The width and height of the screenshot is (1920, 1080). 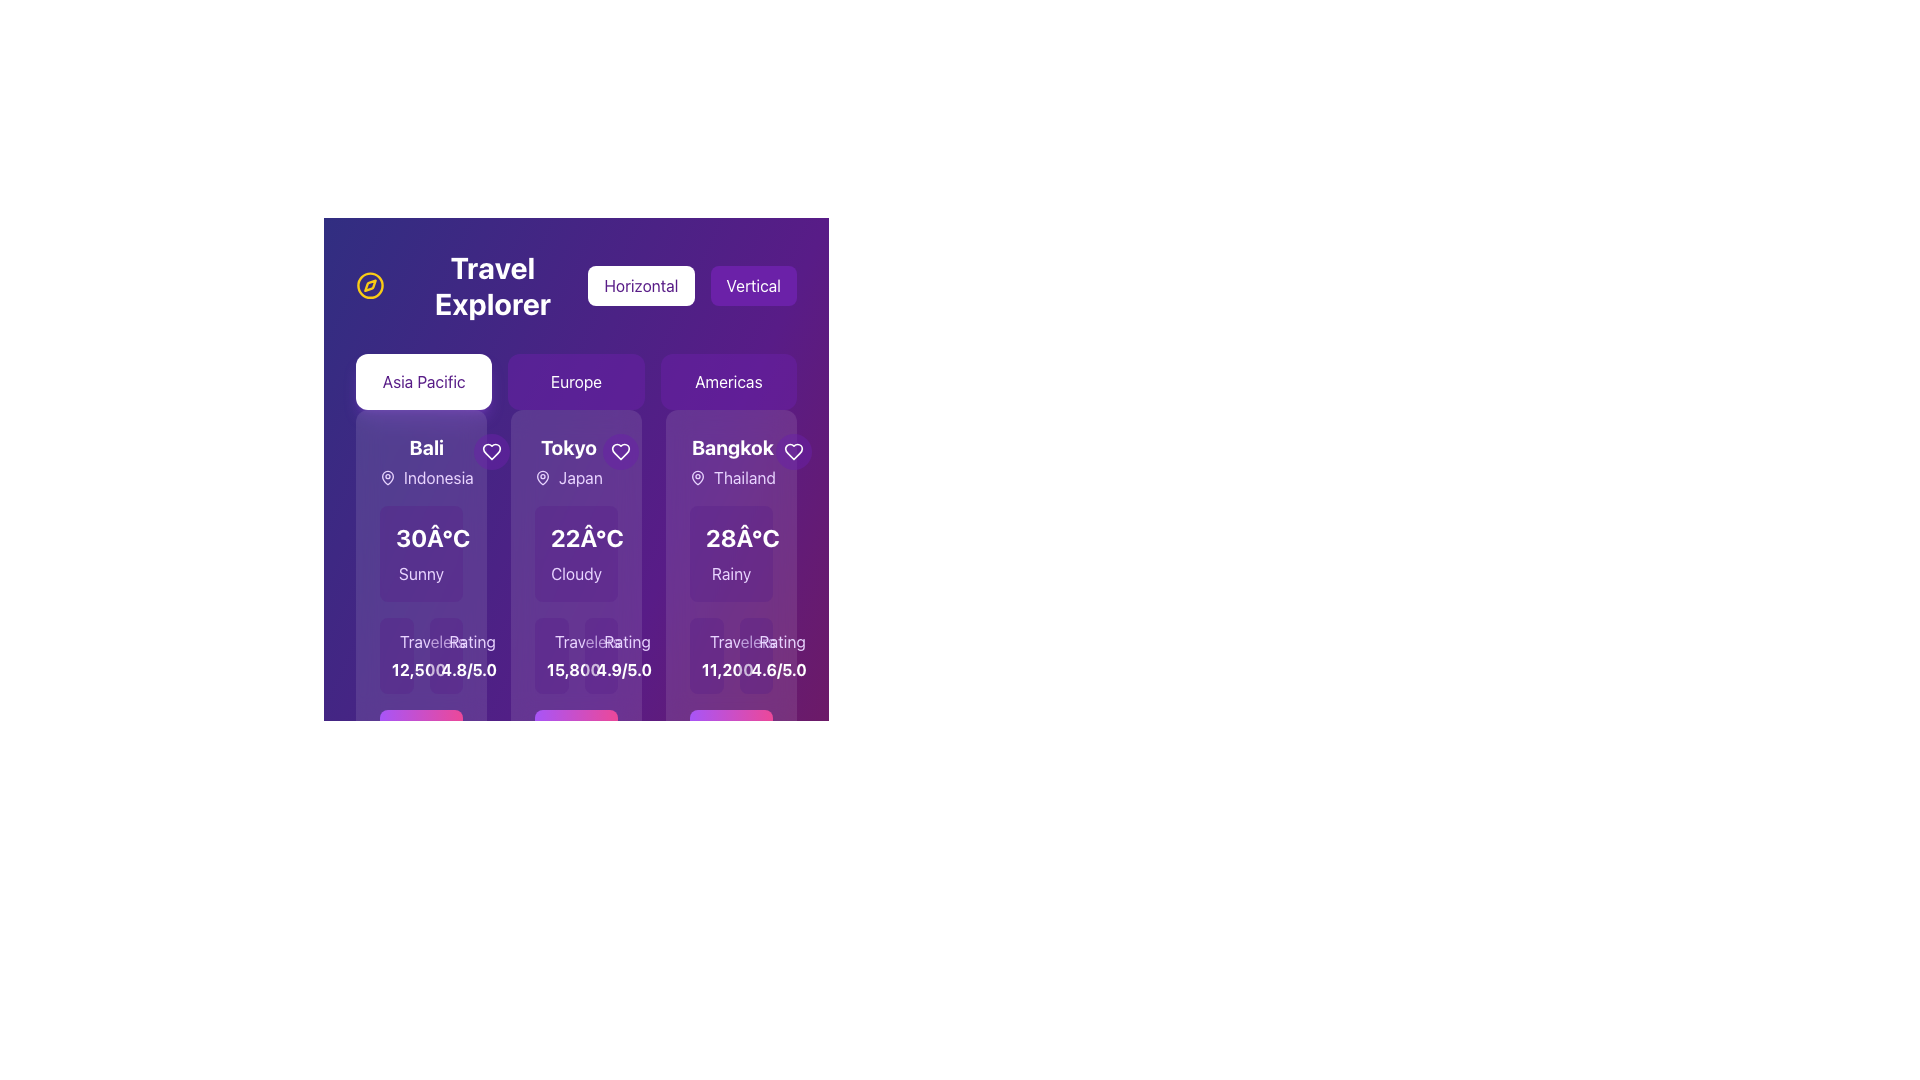 I want to click on details of the travel destination label located in the Asia Pacific tab, positioned in the leftmost column near the top, which provides the name and country of the location, so click(x=425, y=462).